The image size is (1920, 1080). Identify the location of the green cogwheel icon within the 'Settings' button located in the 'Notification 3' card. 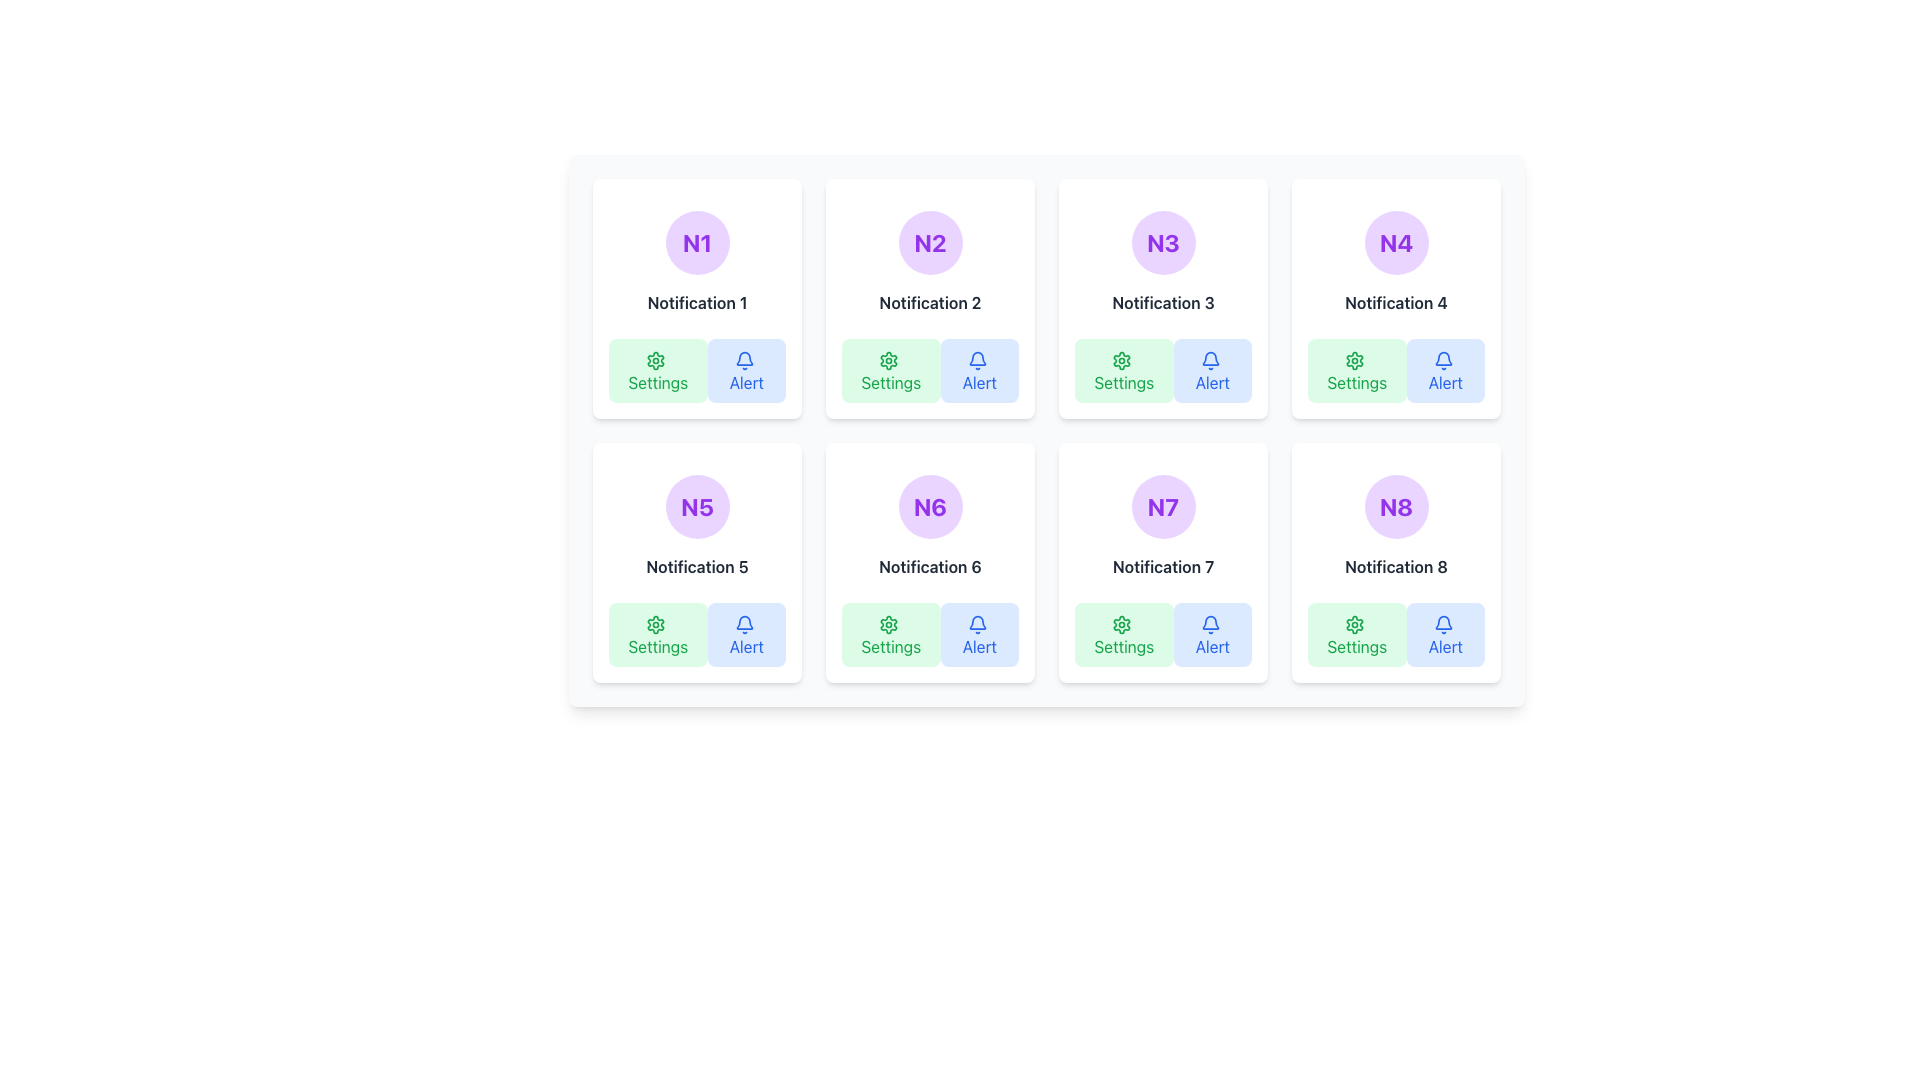
(1122, 360).